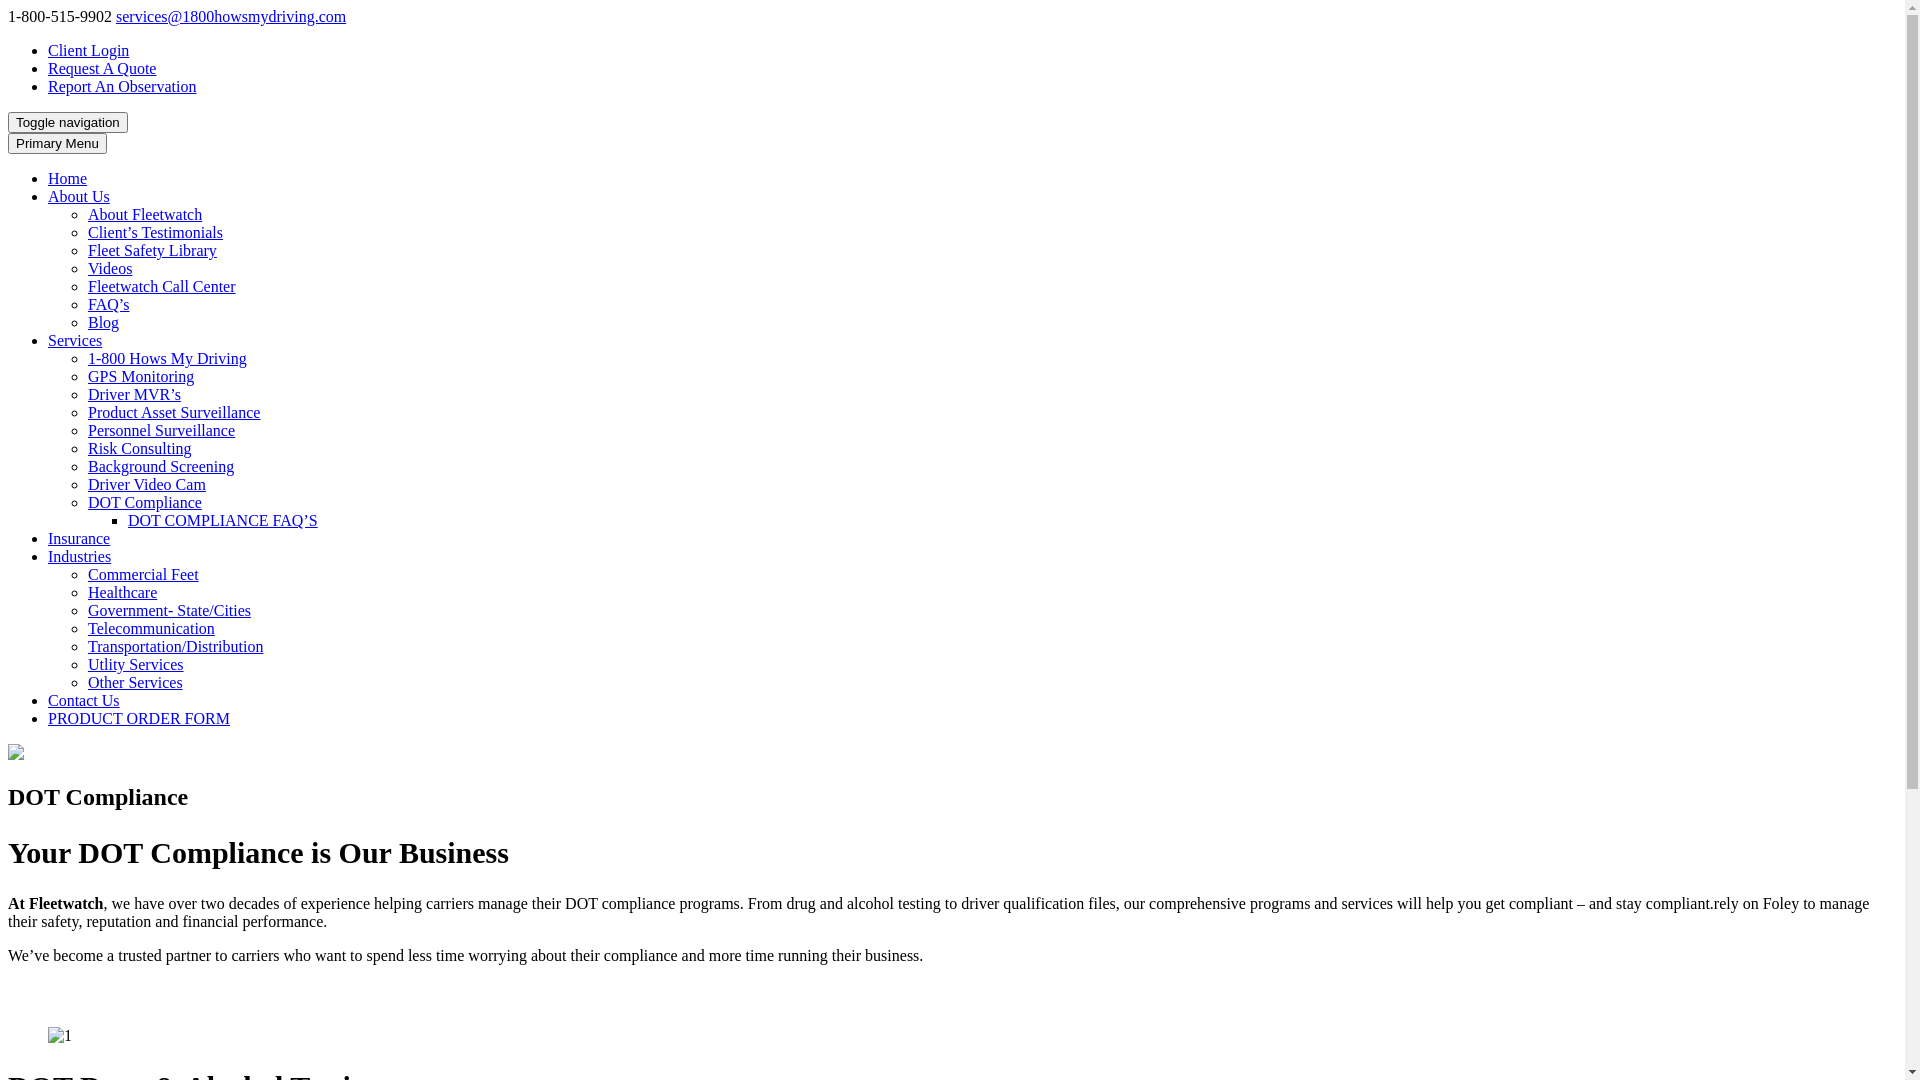 The image size is (1920, 1080). I want to click on 'Blog', so click(86, 321).